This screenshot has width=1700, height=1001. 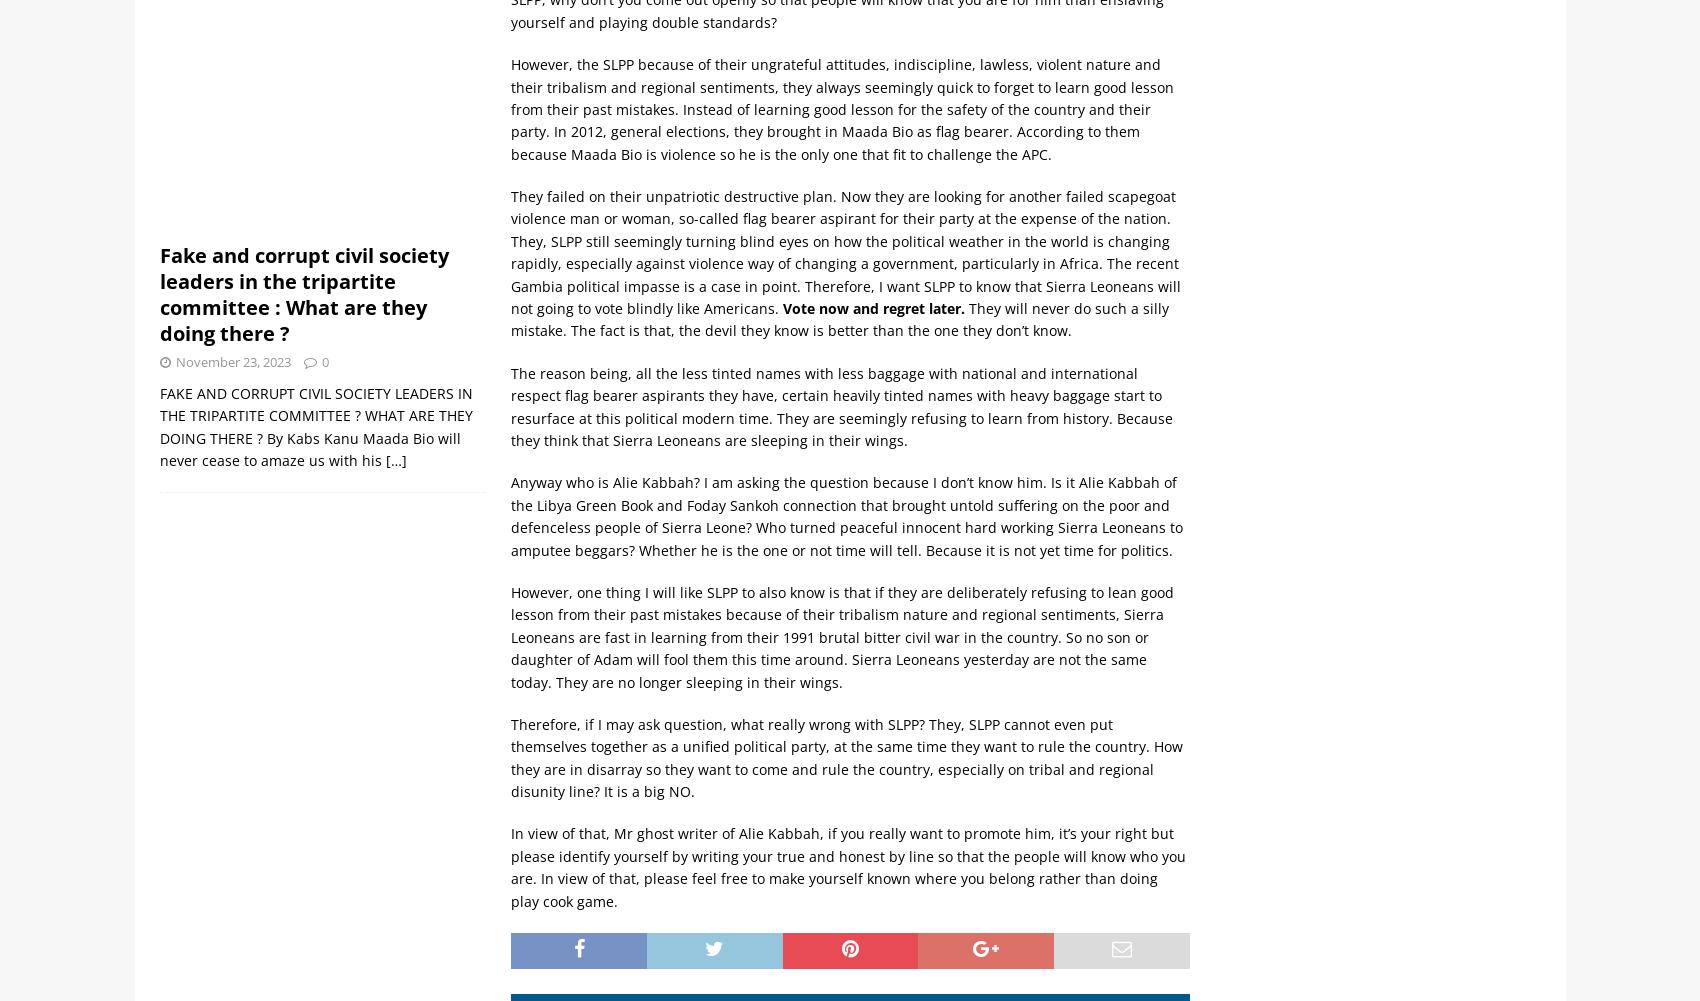 I want to click on 'However, the SLPP because of their ungrateful attitudes, indiscipline, lawless, violent nature and their tribalism and regional sentiments, they always seemingly quick to forget to learn good lesson from their past mistakes. Instead of learning good lesson for the safety of the country and their party. In 2012, general elections, they brought in Maada Bio as flag bearer. According to them because Maada Bio is violence so he is the only one that fit to challenge the APC.', so click(x=841, y=108).